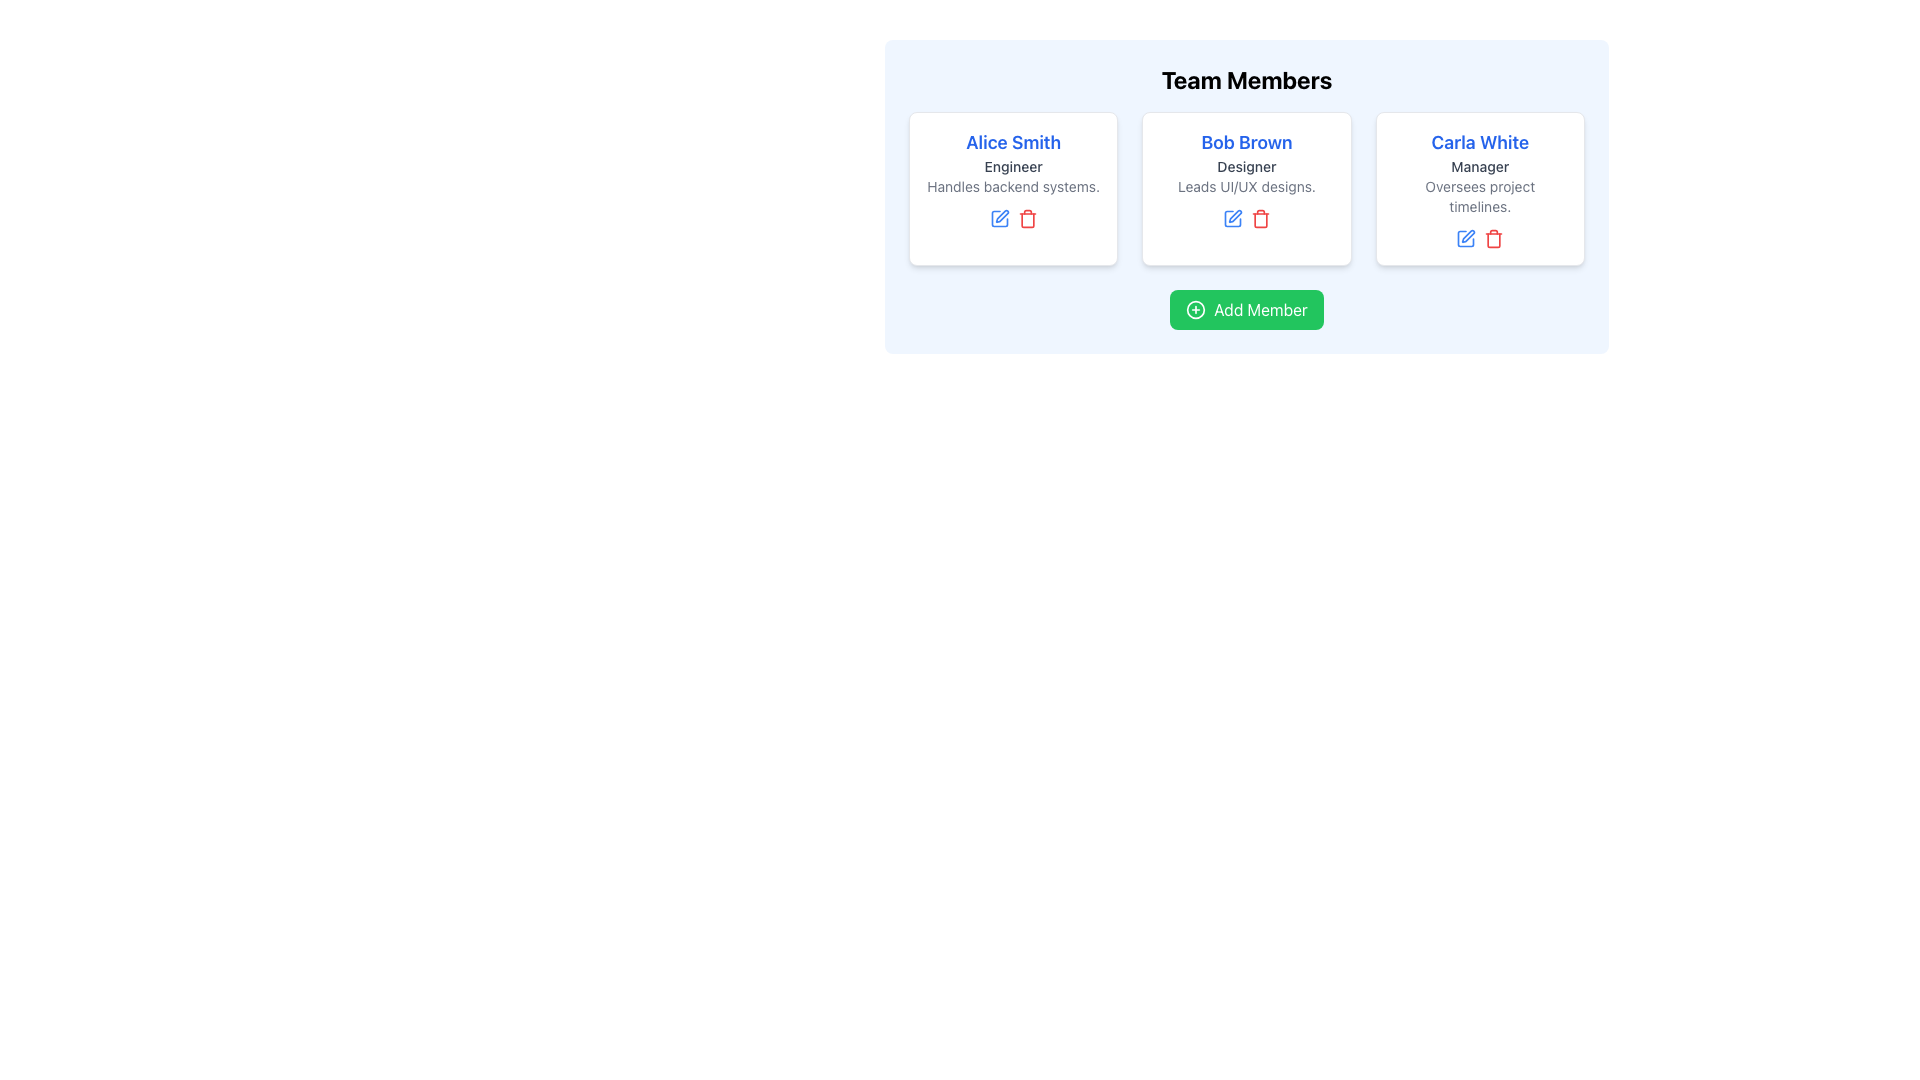  Describe the element at coordinates (1196, 309) in the screenshot. I see `the 'Add Member' button icon, which is represented within a green rectangular button located below the 'Team Members' section on the right side of the page` at that location.